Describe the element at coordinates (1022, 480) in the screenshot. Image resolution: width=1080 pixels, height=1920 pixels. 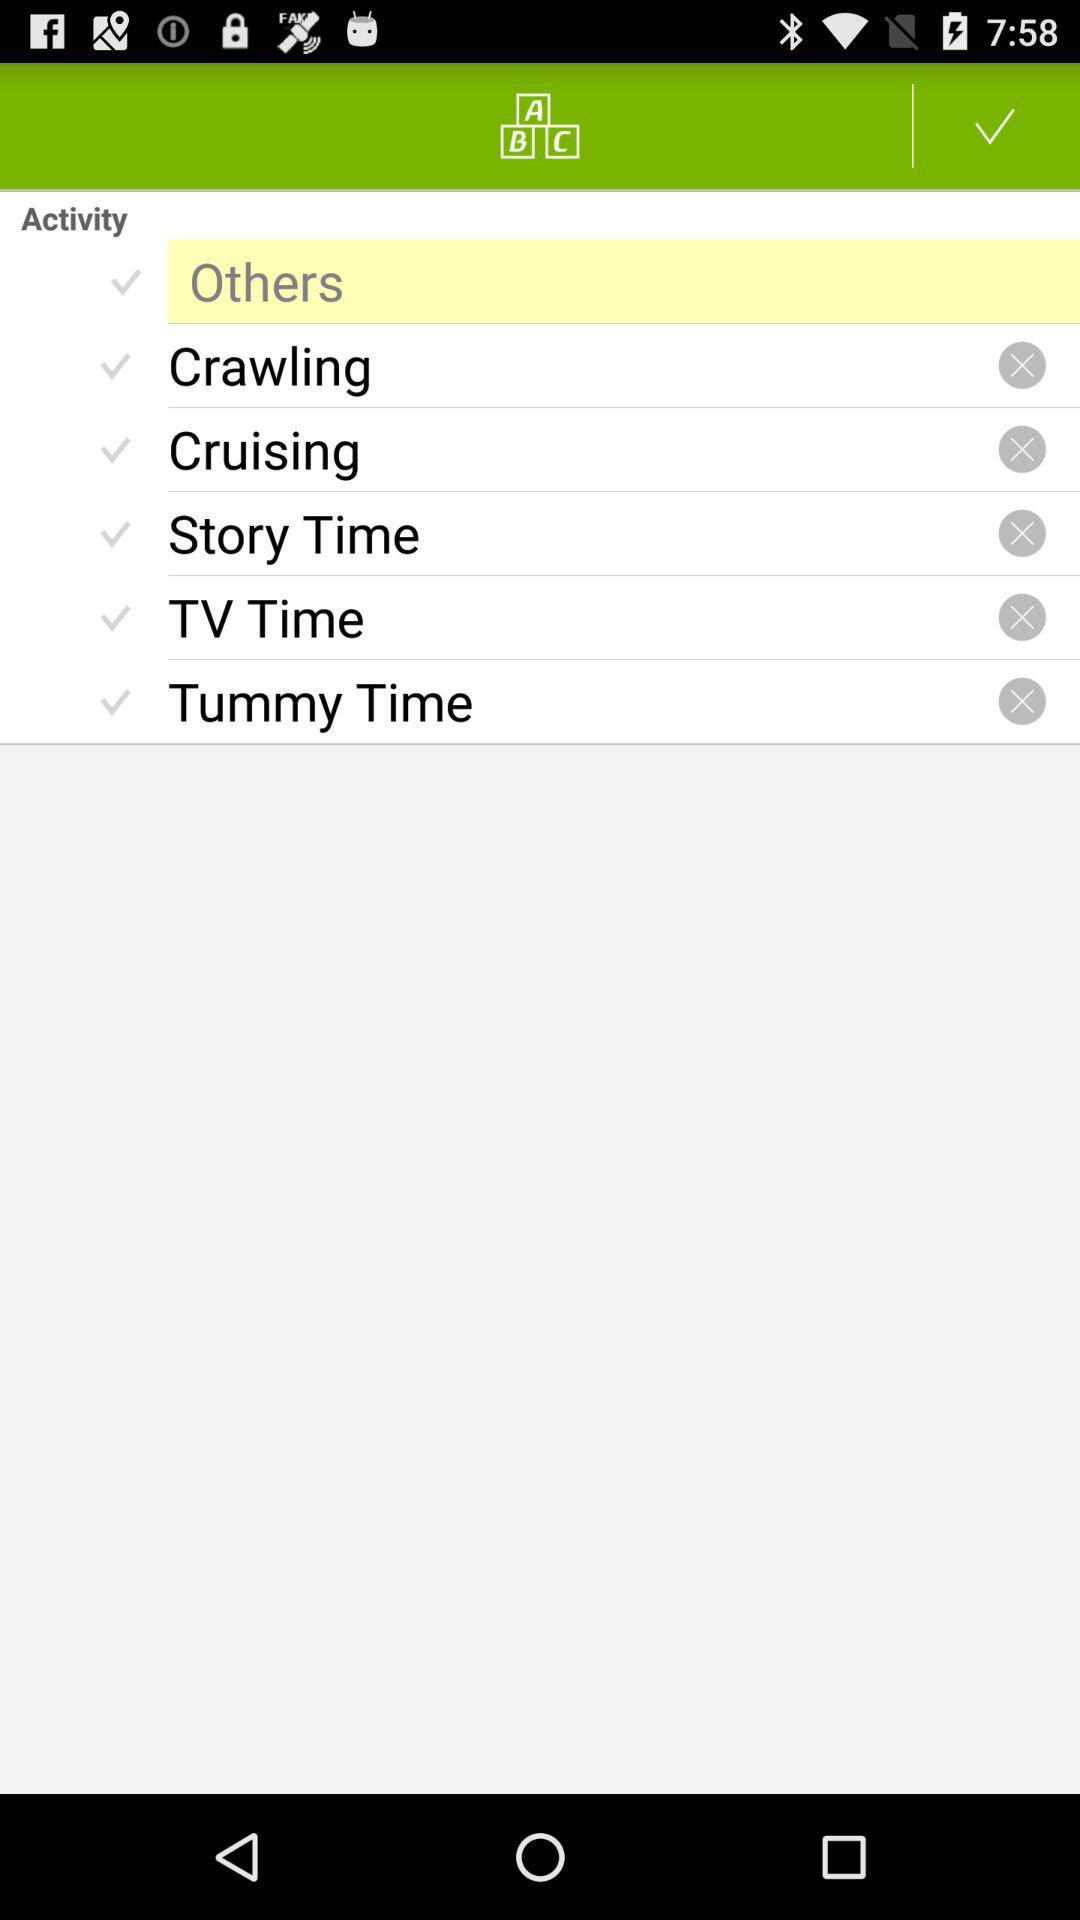
I see `the close icon` at that location.